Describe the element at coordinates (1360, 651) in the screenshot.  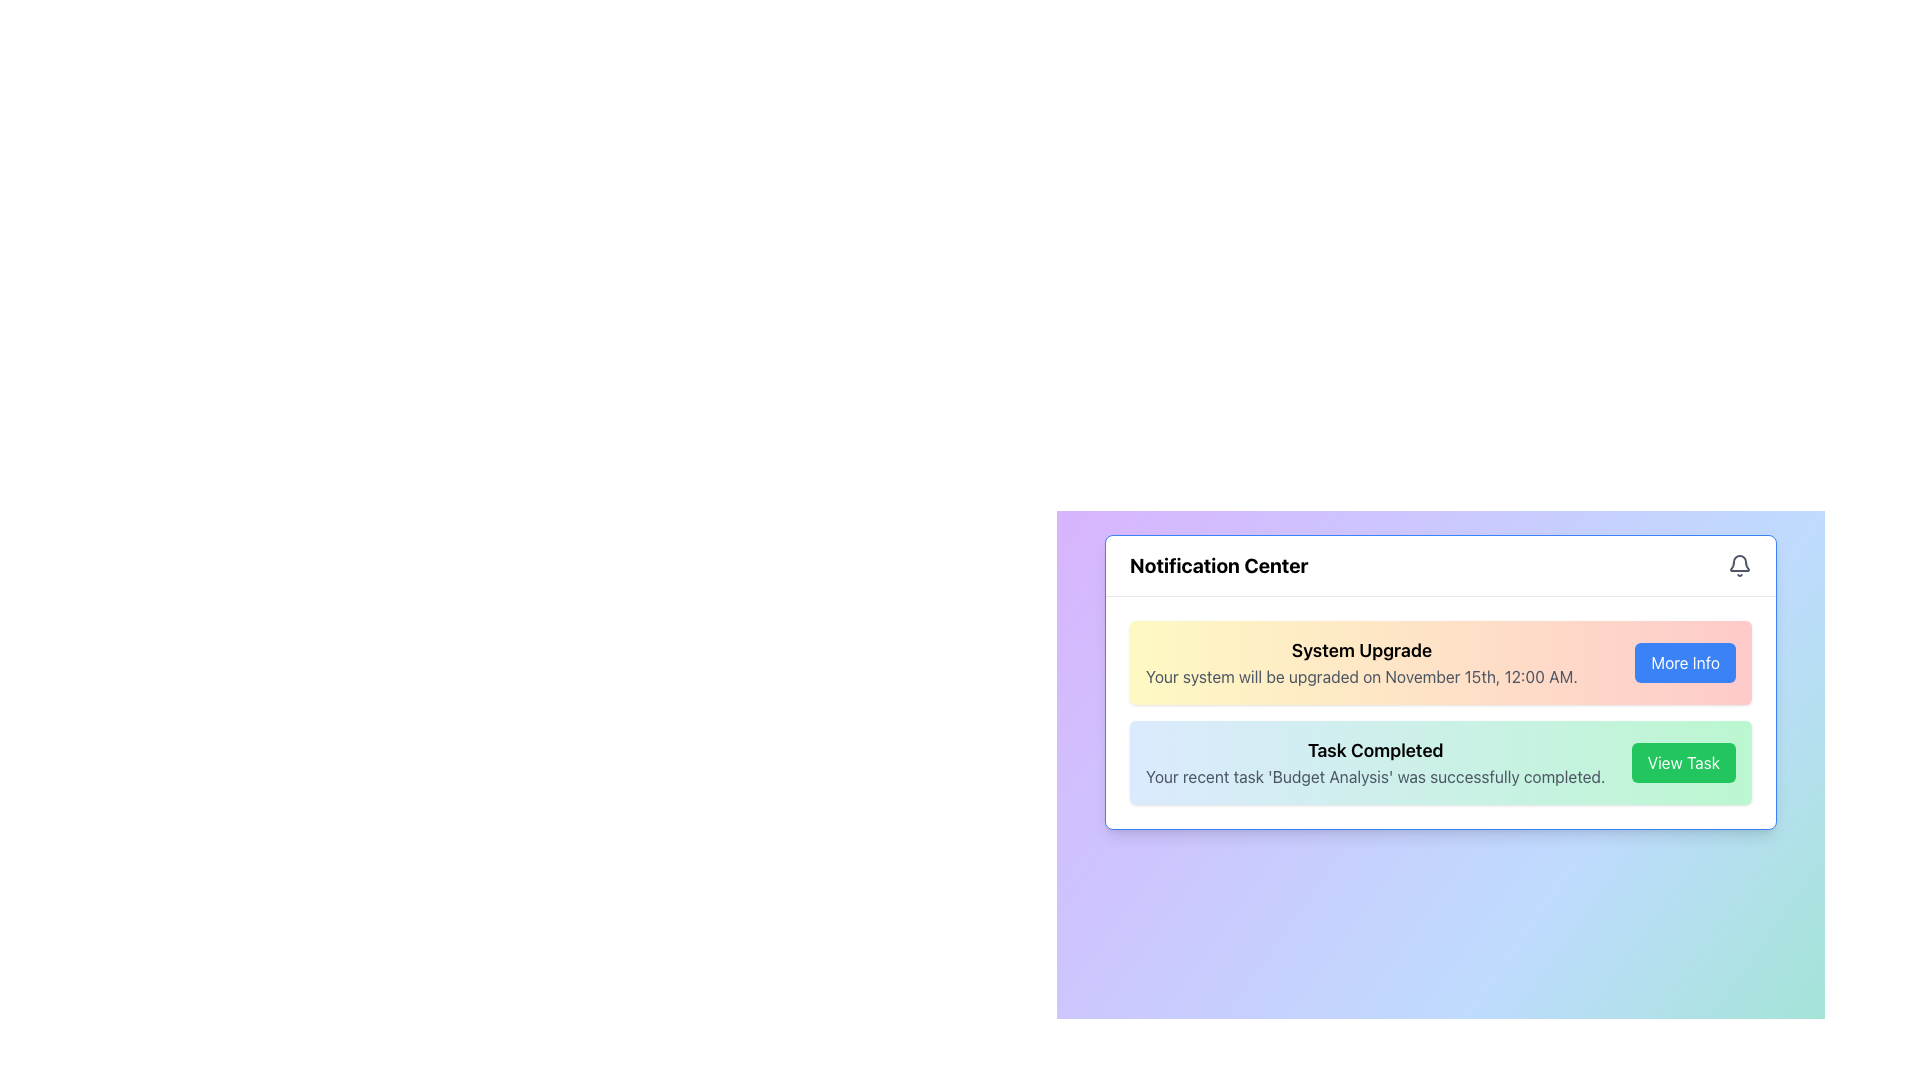
I see `the 'System Upgrade' text label, which is prominently displayed in bold black font on a yellow notification card, located at the upper area of the card` at that location.